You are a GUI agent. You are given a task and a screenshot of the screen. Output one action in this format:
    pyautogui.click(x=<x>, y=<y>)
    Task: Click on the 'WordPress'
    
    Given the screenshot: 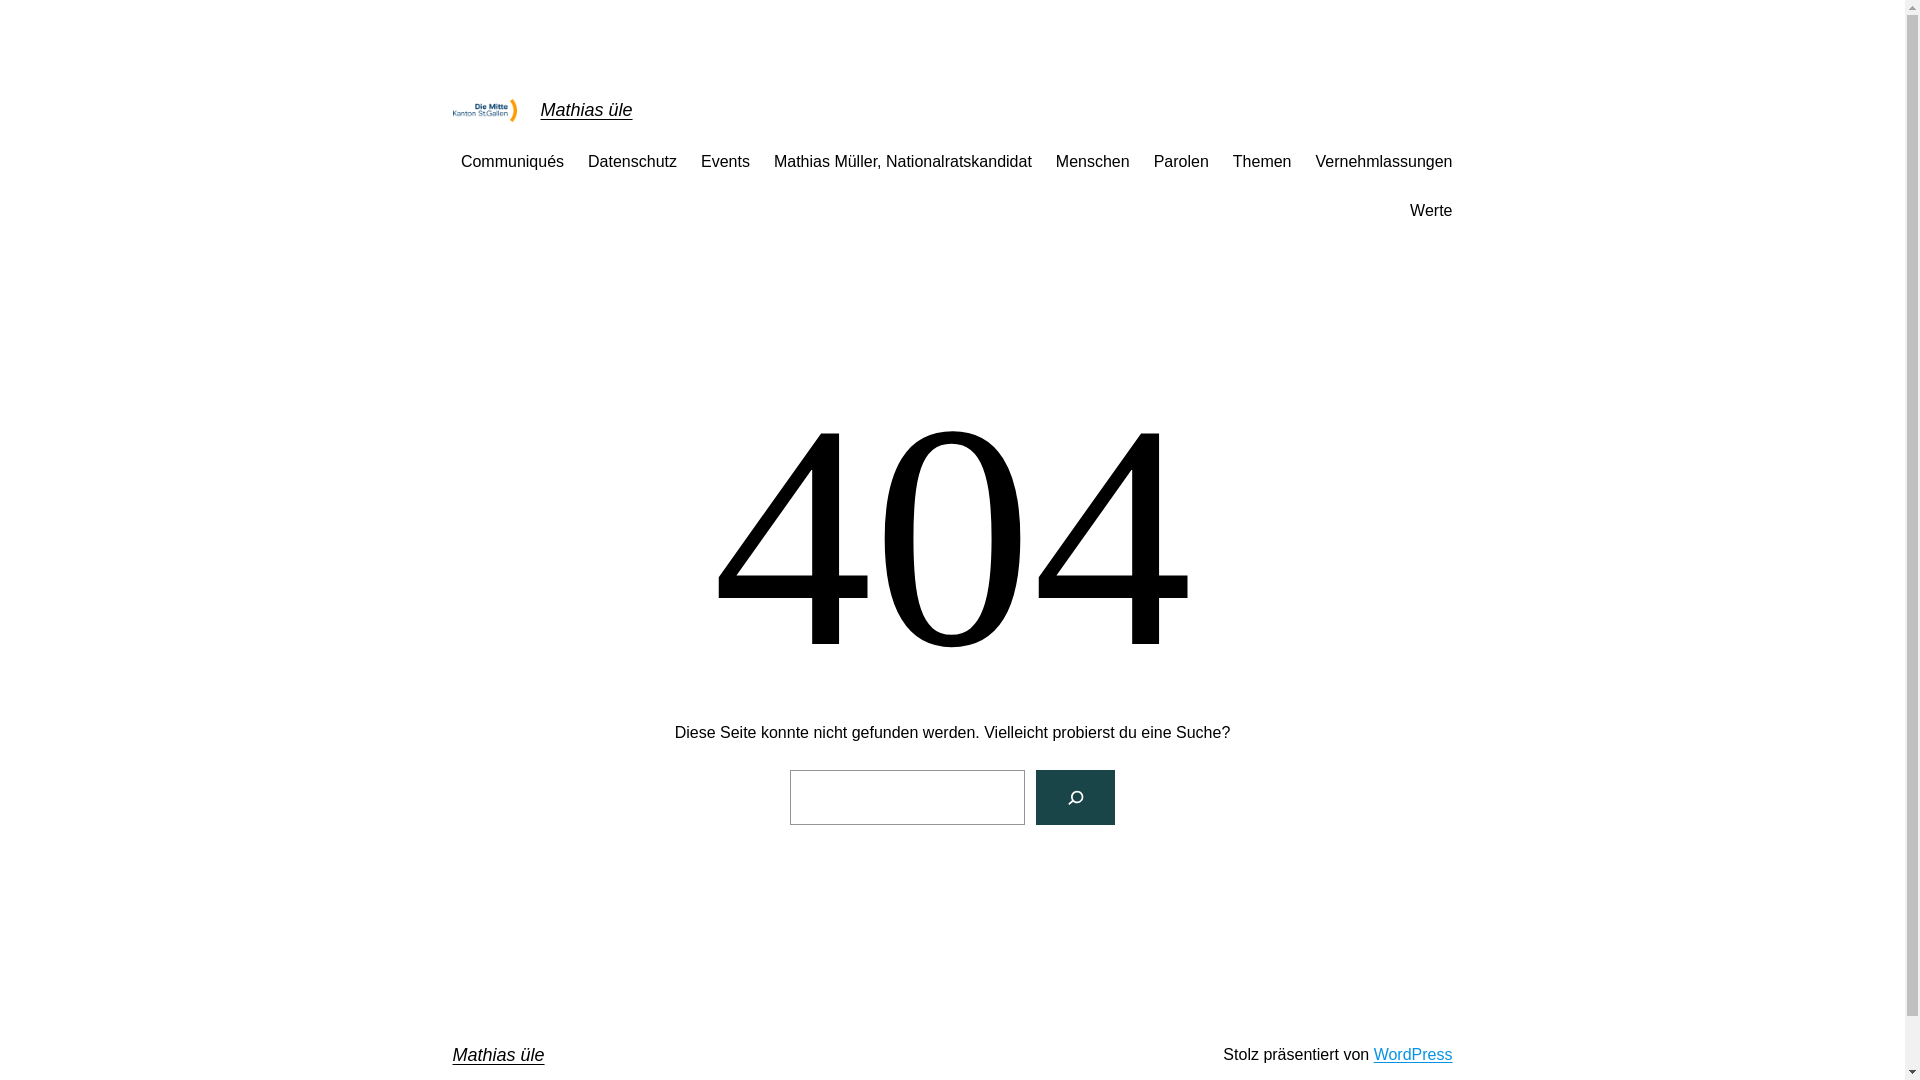 What is the action you would take?
    pyautogui.click(x=1412, y=1053)
    